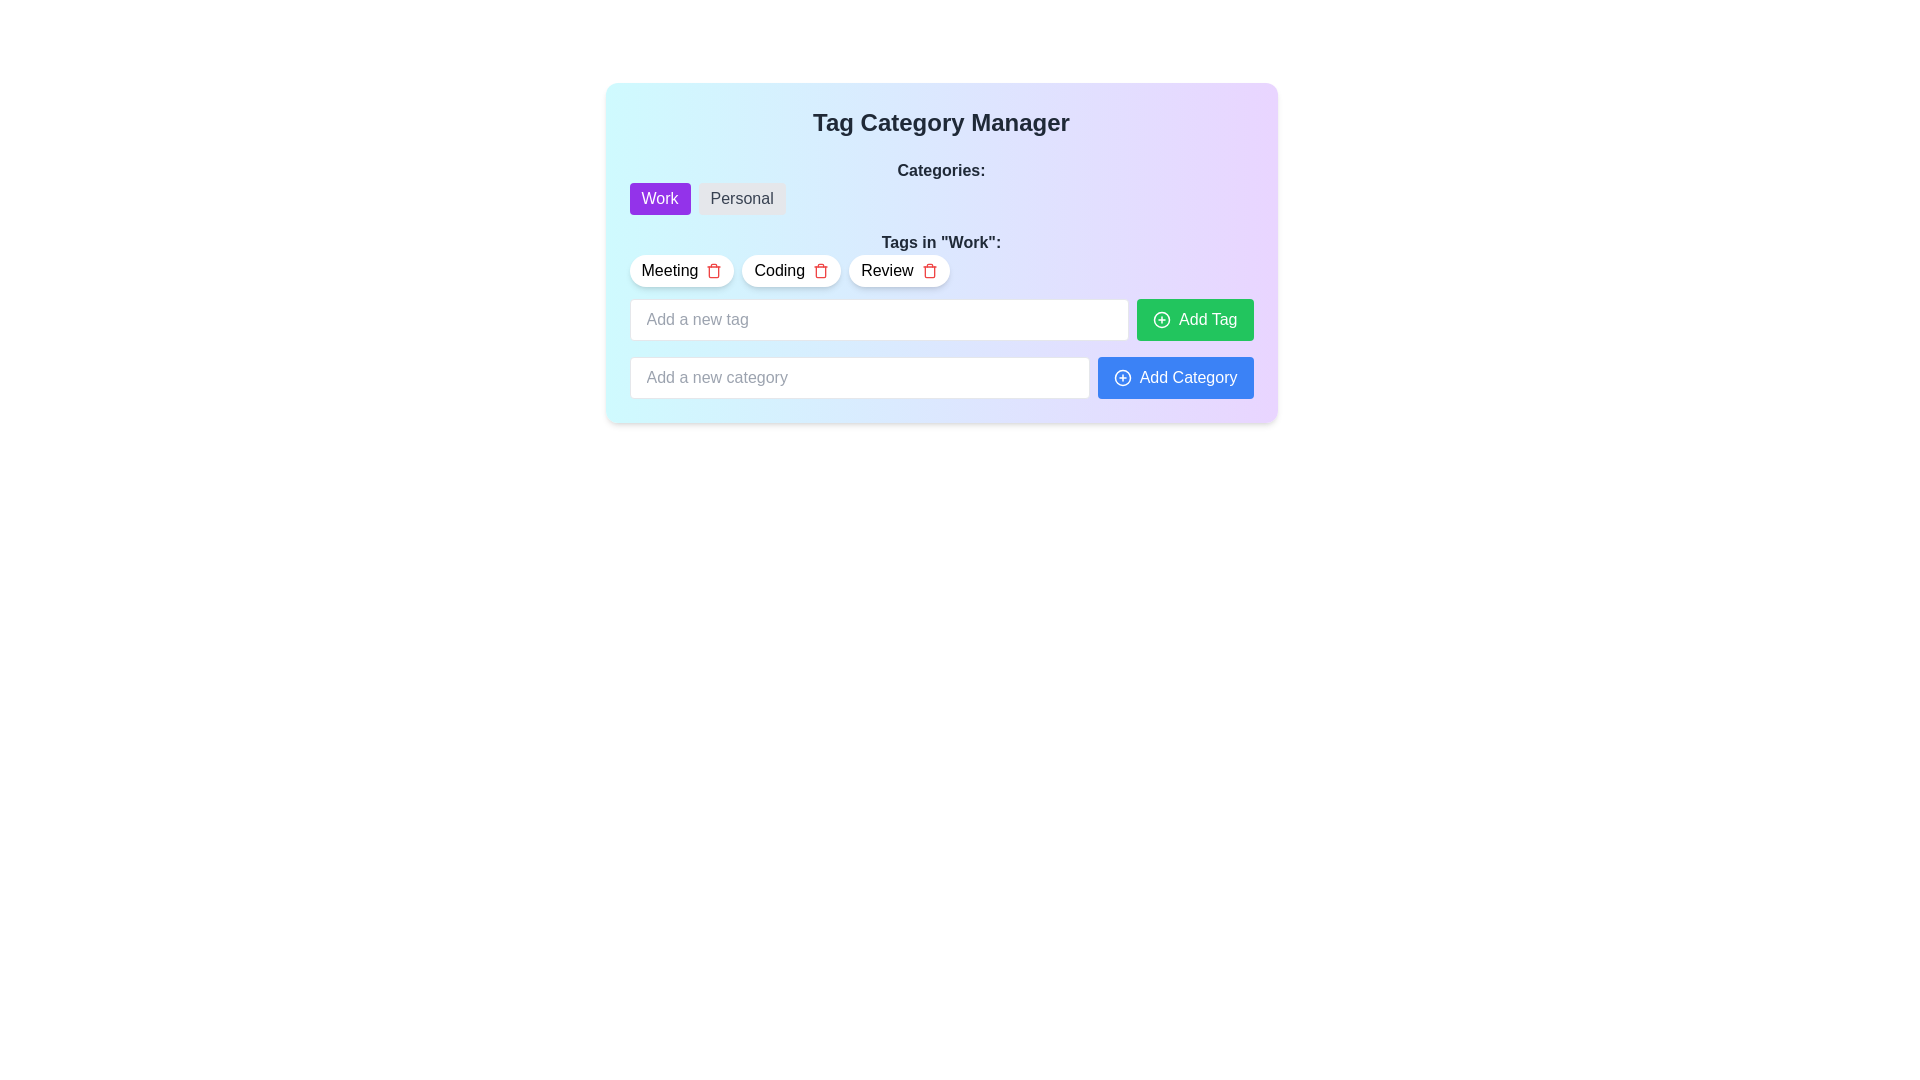 This screenshot has width=1920, height=1080. What do you see at coordinates (1175, 378) in the screenshot?
I see `the button that allows the user to add a category to the predefined list` at bounding box center [1175, 378].